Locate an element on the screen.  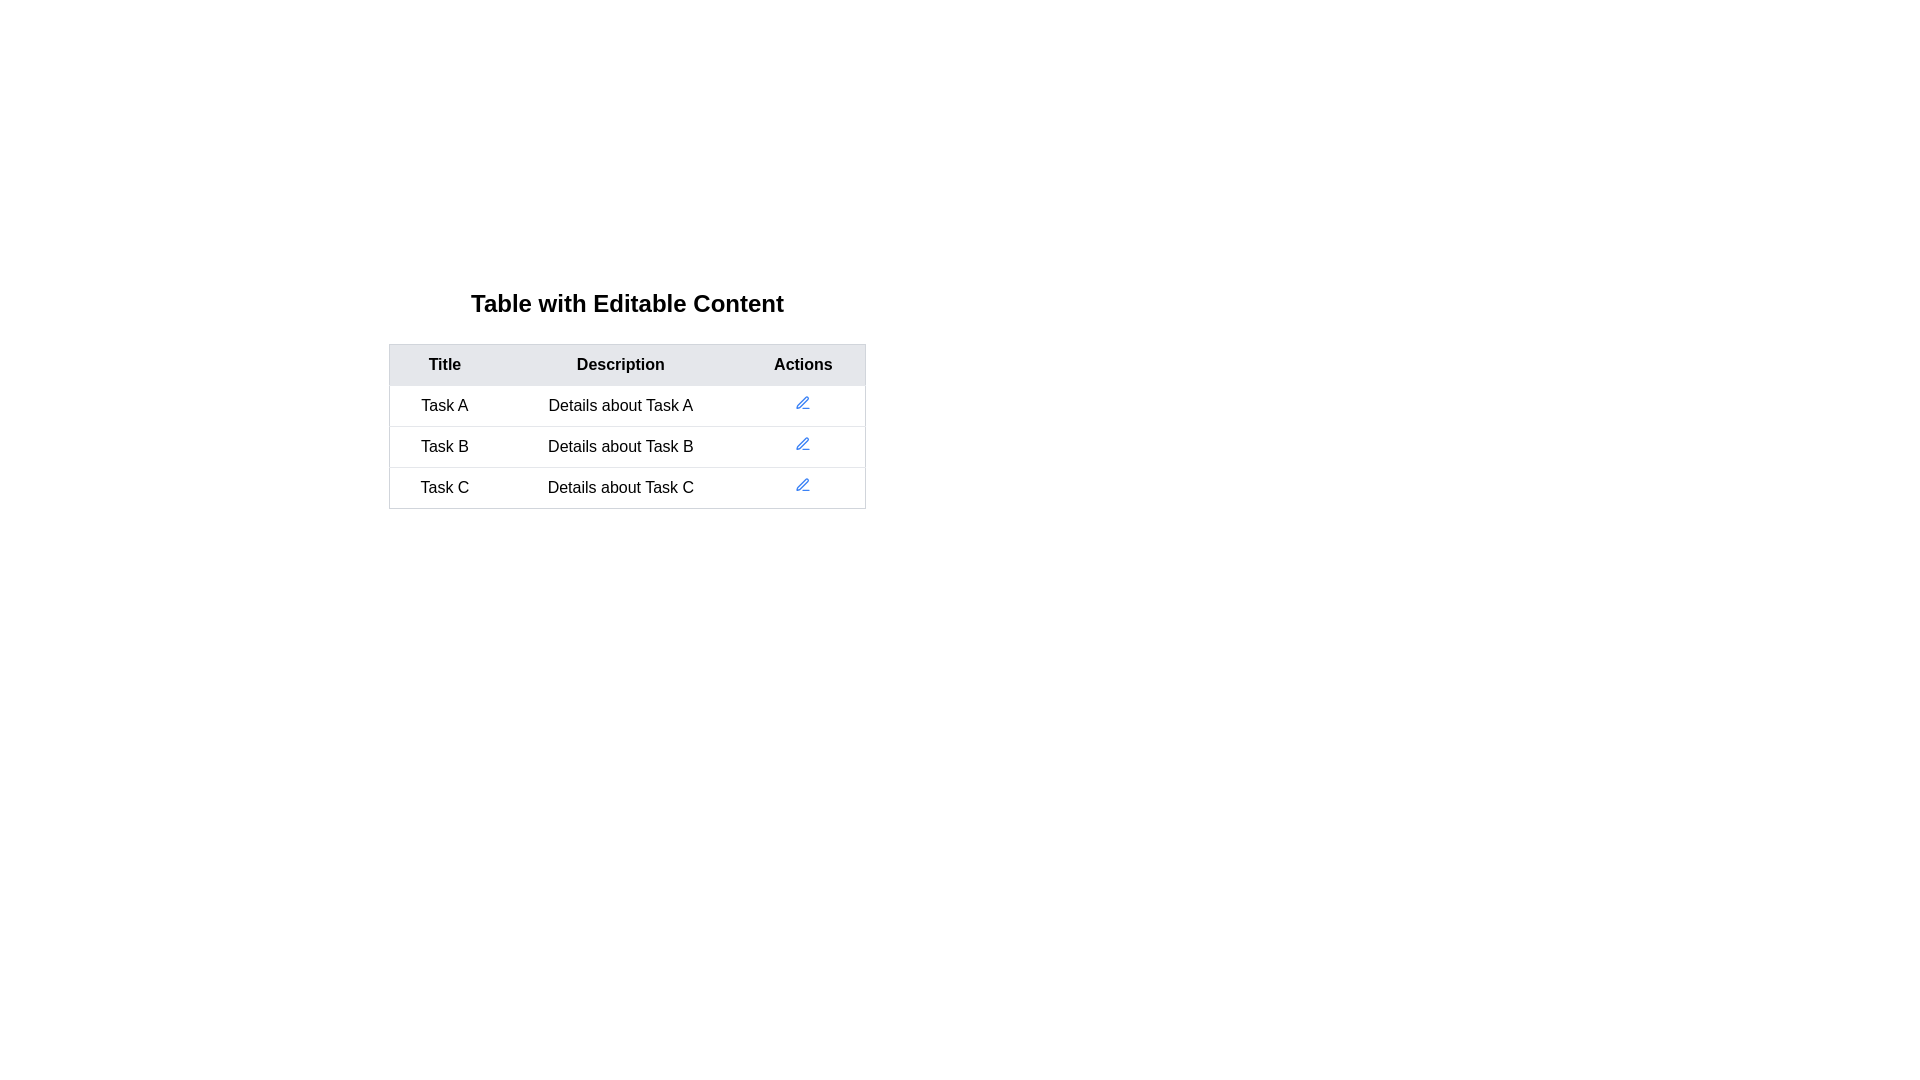
the small blue-colored pen-like icon in the 'Actions' column of the second row for 'Task B' is located at coordinates (803, 485).